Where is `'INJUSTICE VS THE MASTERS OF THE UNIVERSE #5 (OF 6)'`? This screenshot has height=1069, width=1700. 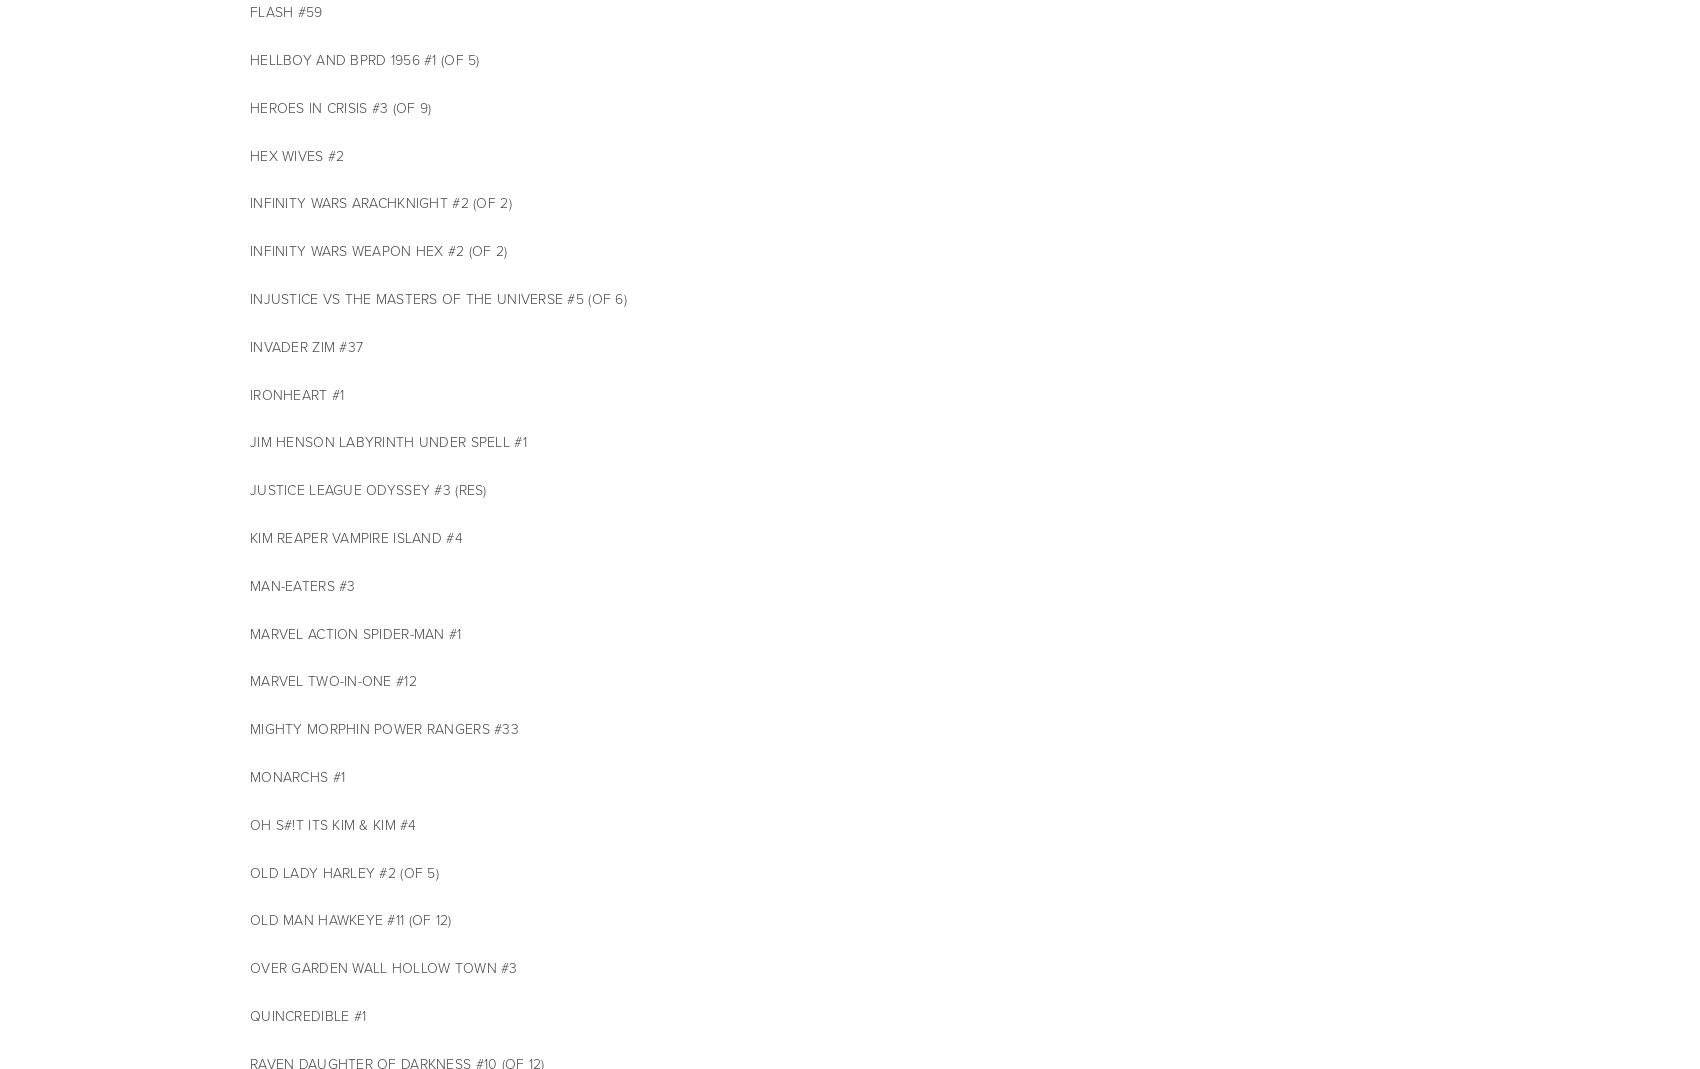 'INJUSTICE VS THE MASTERS OF THE UNIVERSE #5 (OF 6)' is located at coordinates (250, 298).